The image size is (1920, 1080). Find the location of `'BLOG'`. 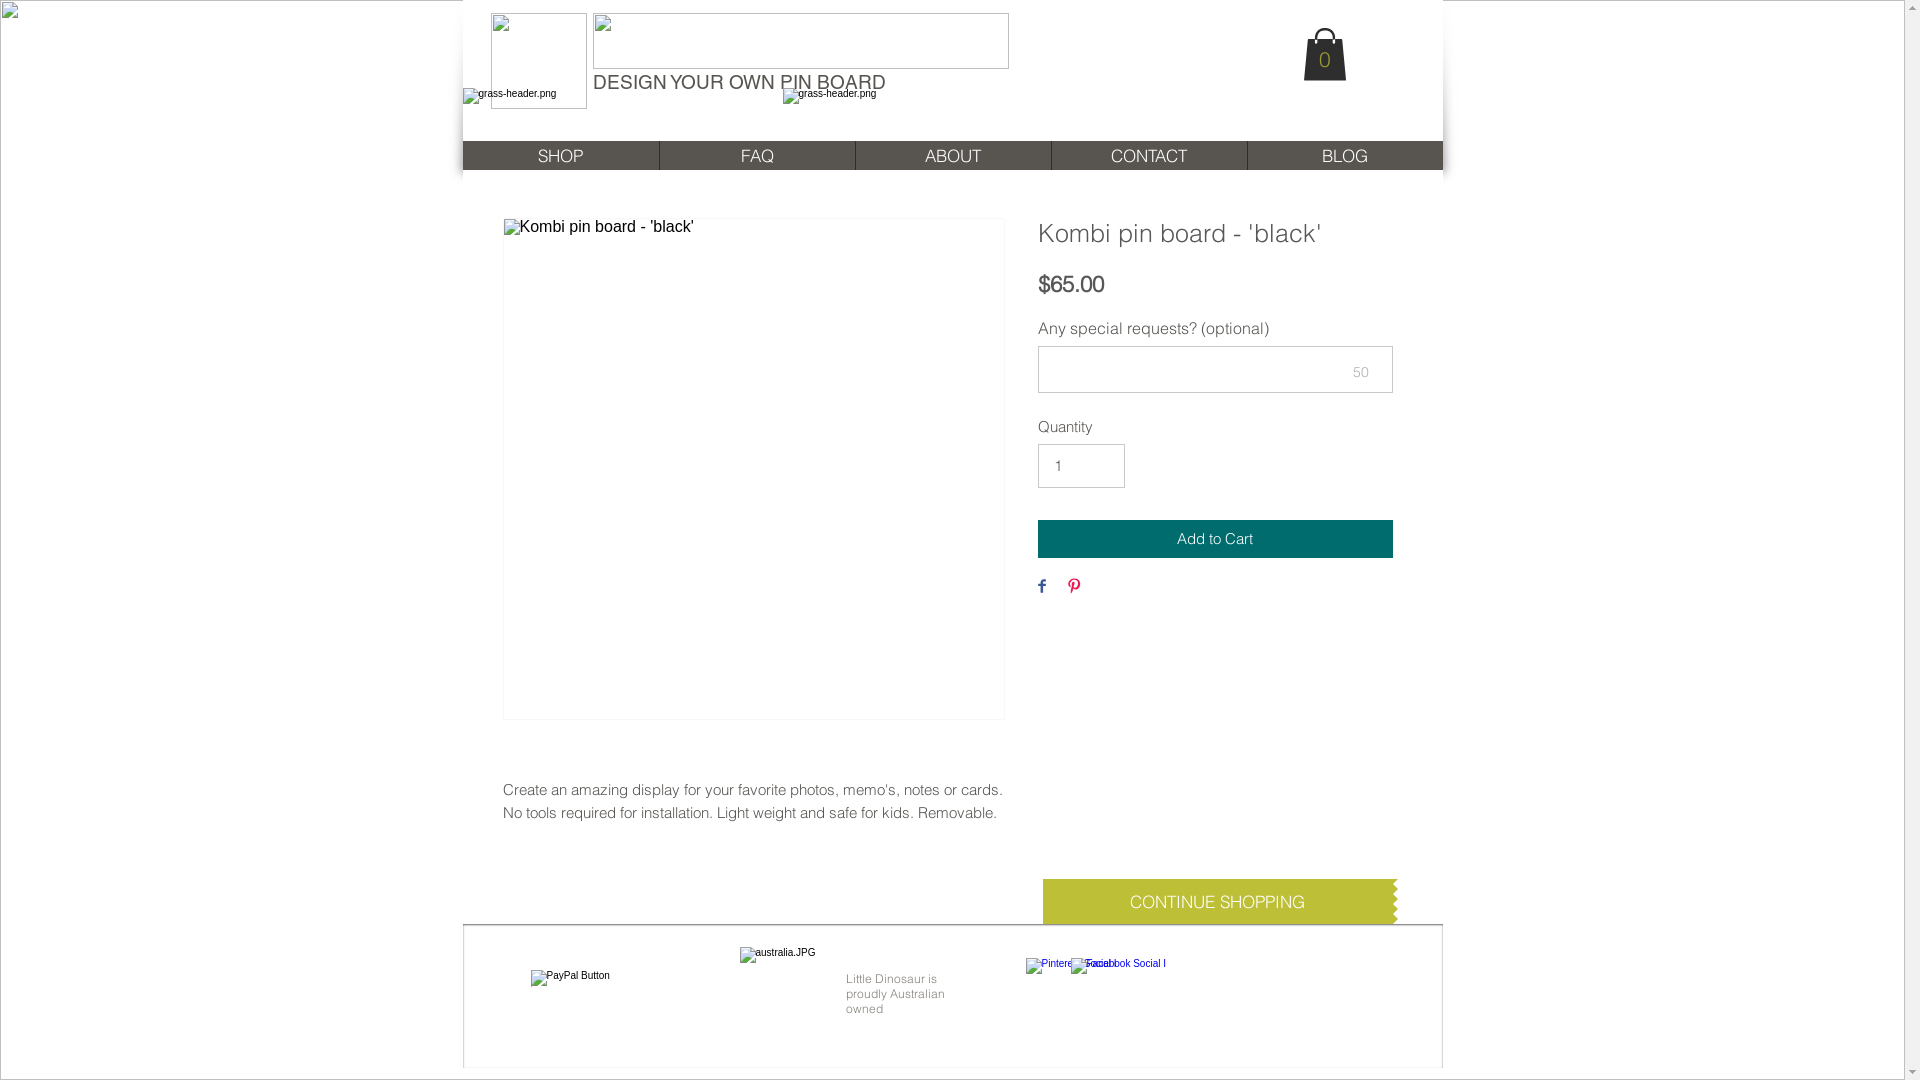

'BLOG' is located at coordinates (1344, 154).